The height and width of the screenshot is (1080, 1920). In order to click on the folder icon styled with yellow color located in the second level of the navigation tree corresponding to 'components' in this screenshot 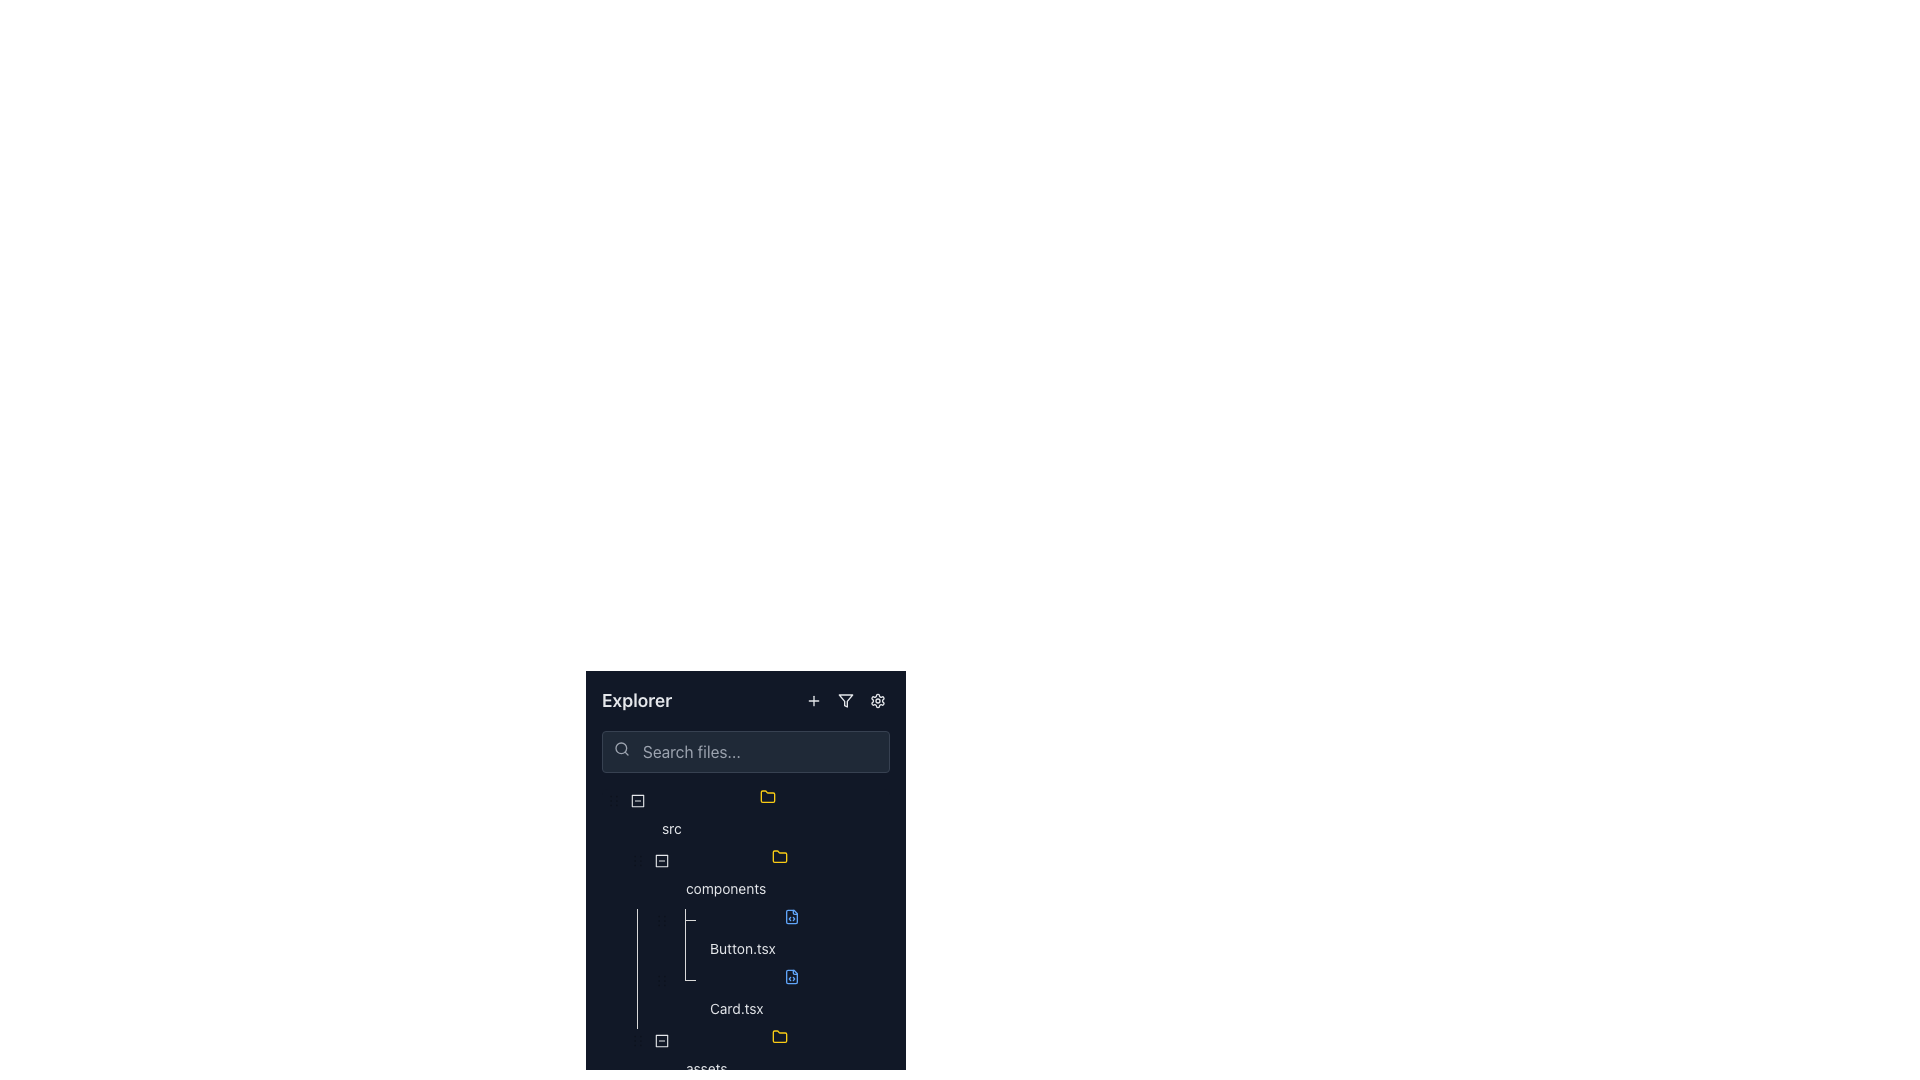, I will do `click(782, 859)`.